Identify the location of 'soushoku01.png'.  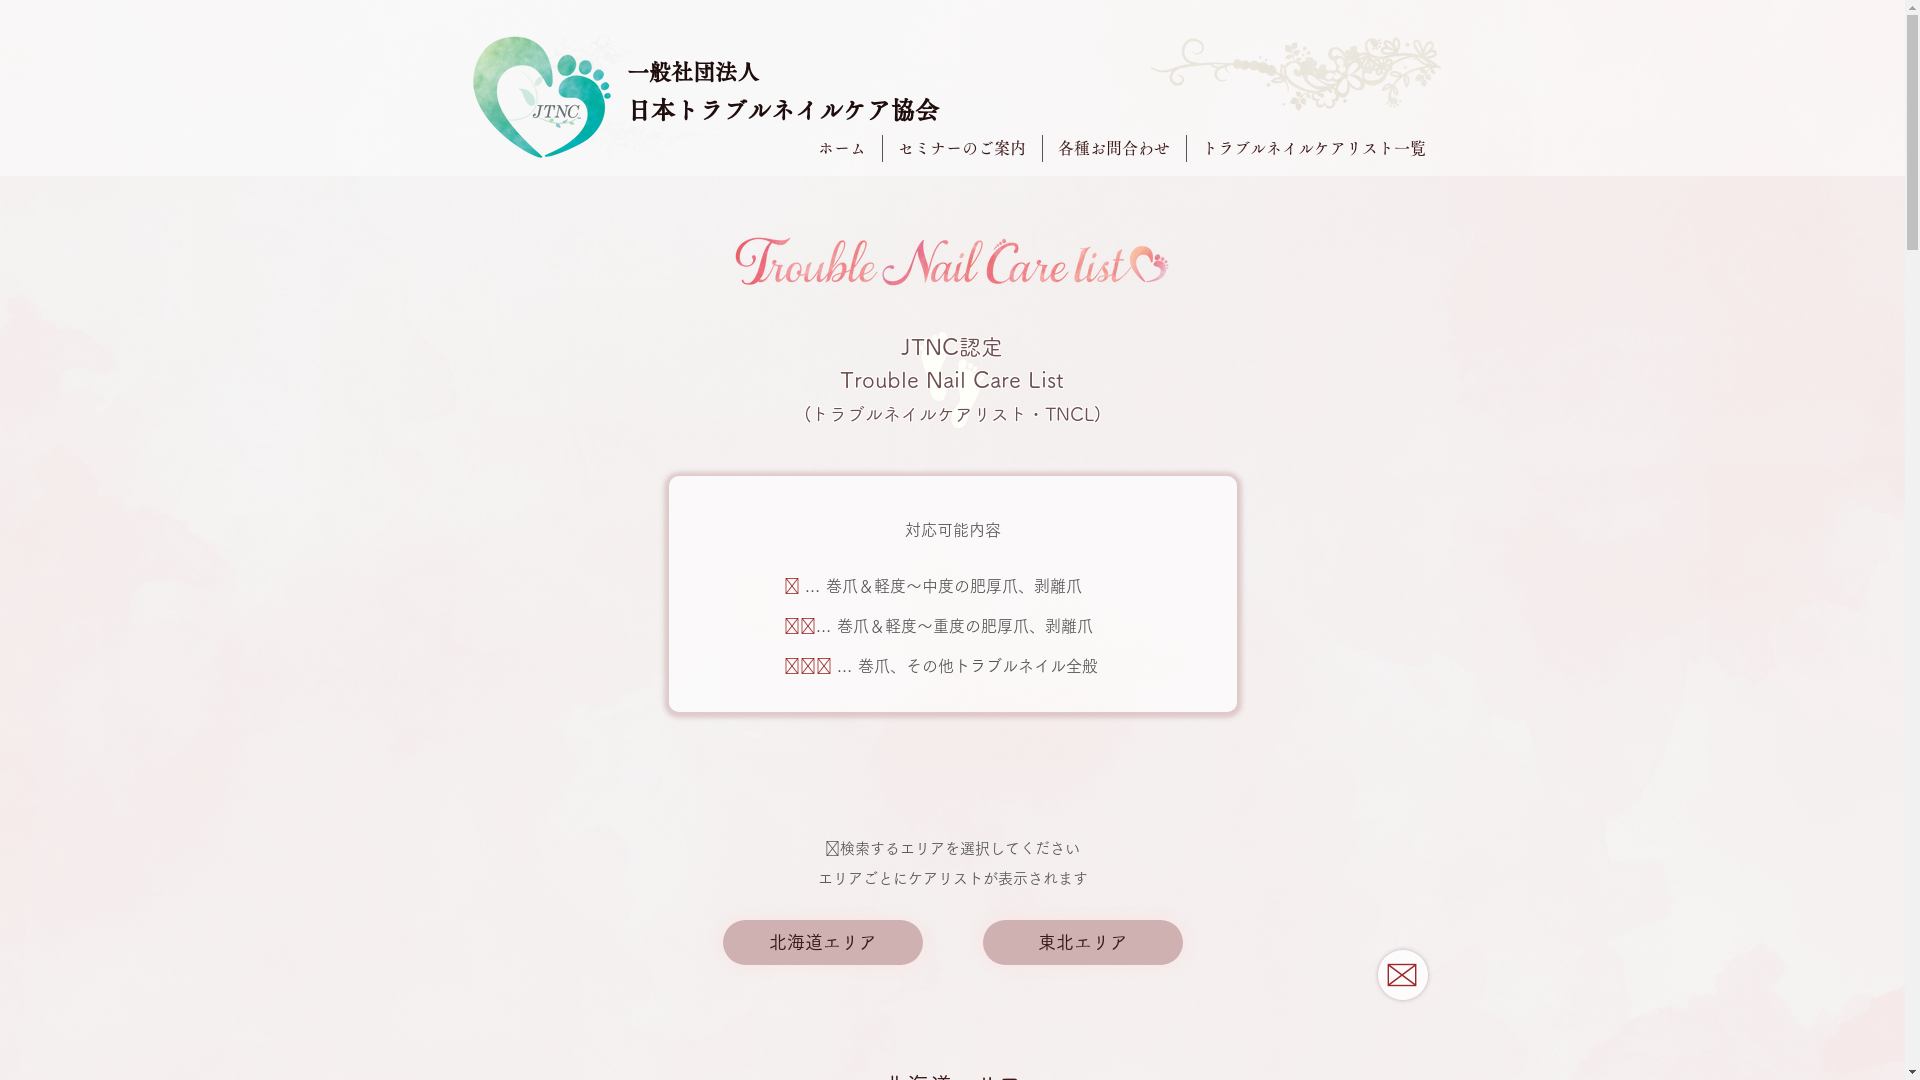
(662, 138).